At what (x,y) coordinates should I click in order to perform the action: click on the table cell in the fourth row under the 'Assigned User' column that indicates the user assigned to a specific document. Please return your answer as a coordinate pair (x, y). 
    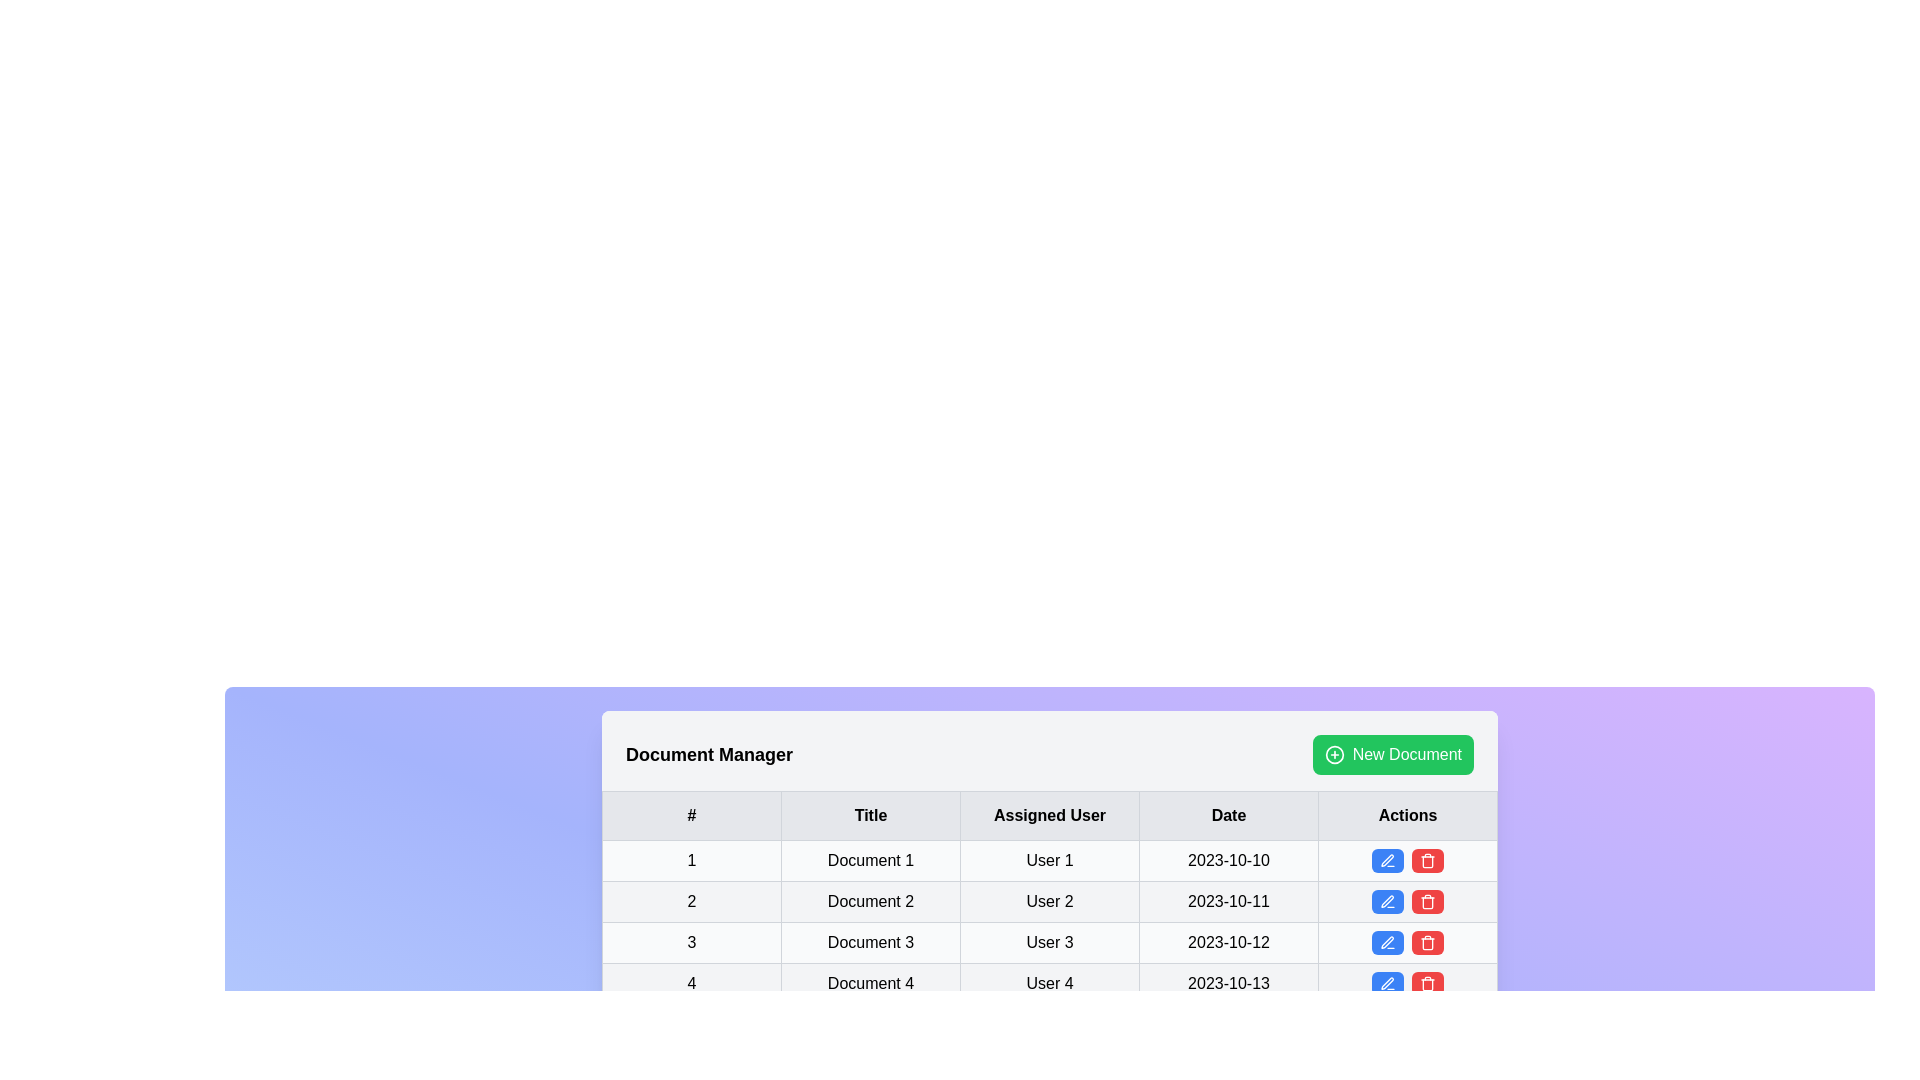
    Looking at the image, I should click on (1049, 982).